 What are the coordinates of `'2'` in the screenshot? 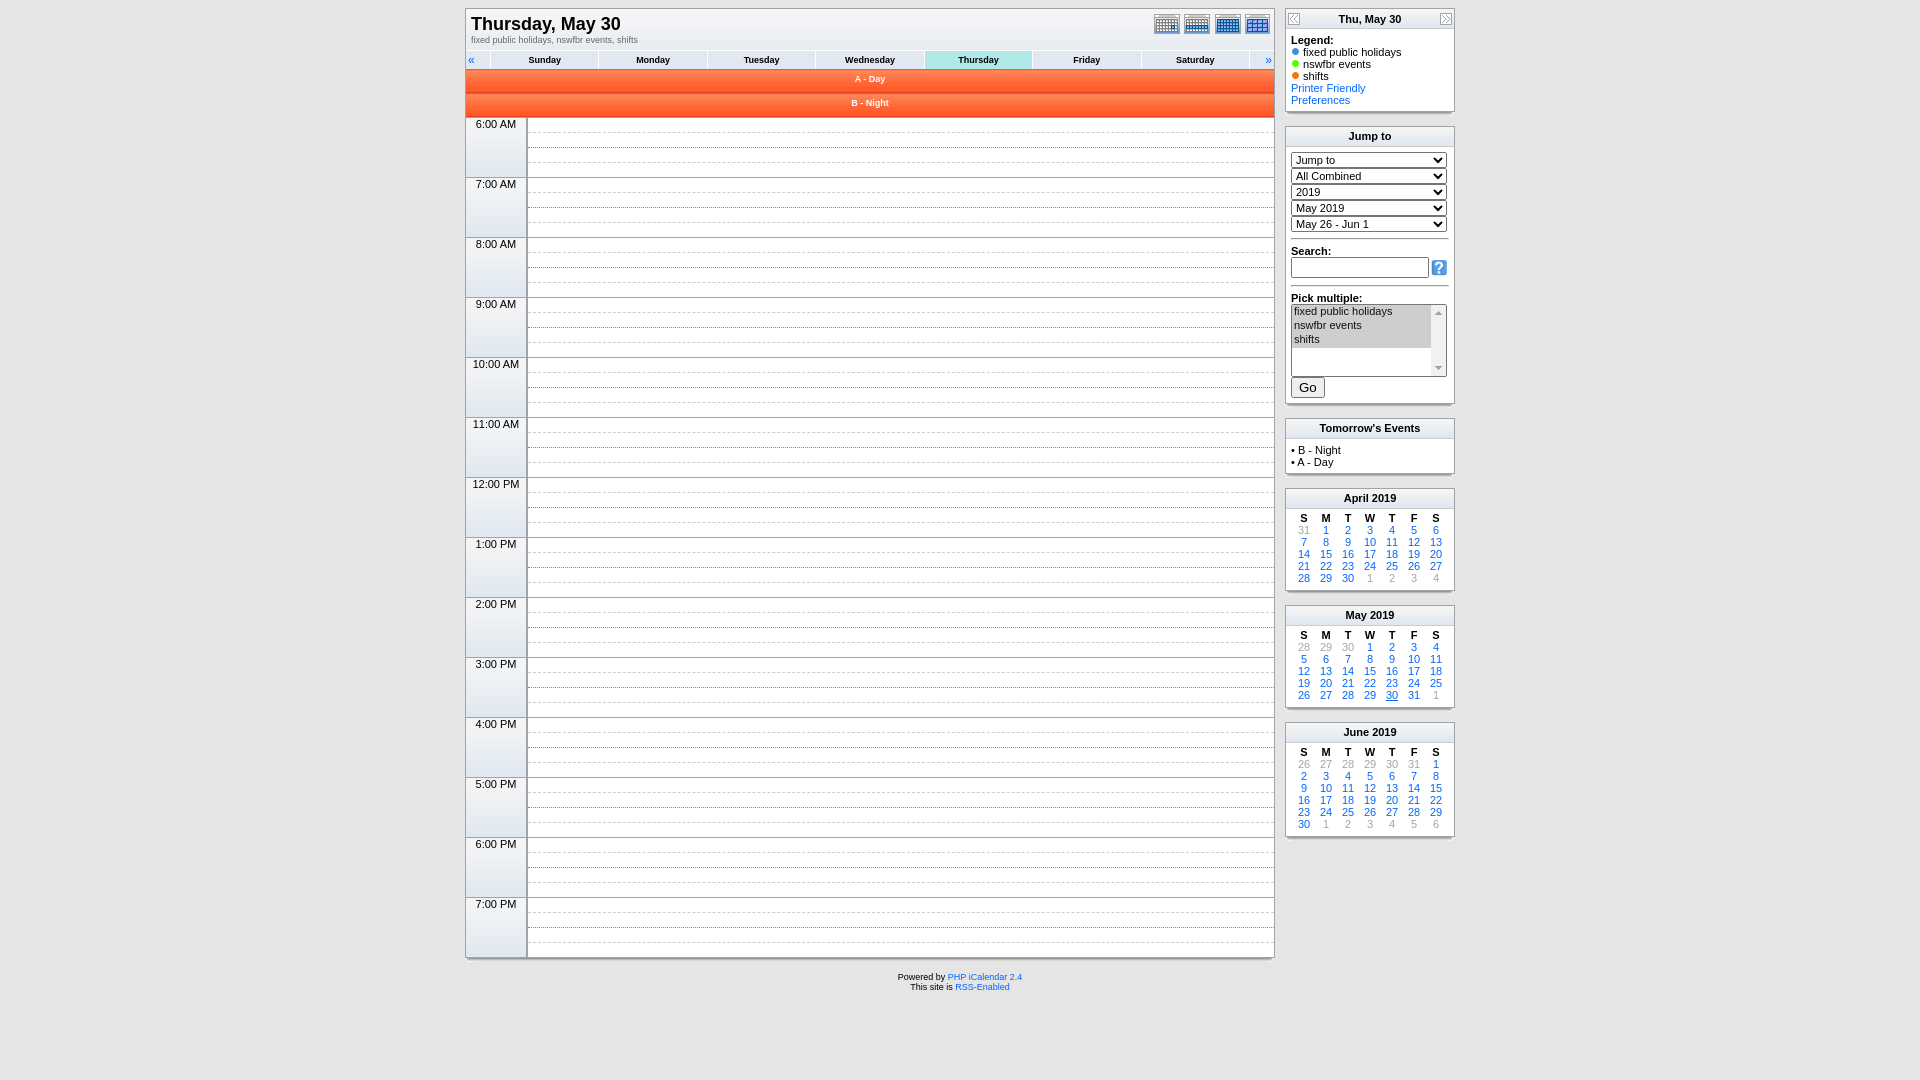 It's located at (1387, 578).